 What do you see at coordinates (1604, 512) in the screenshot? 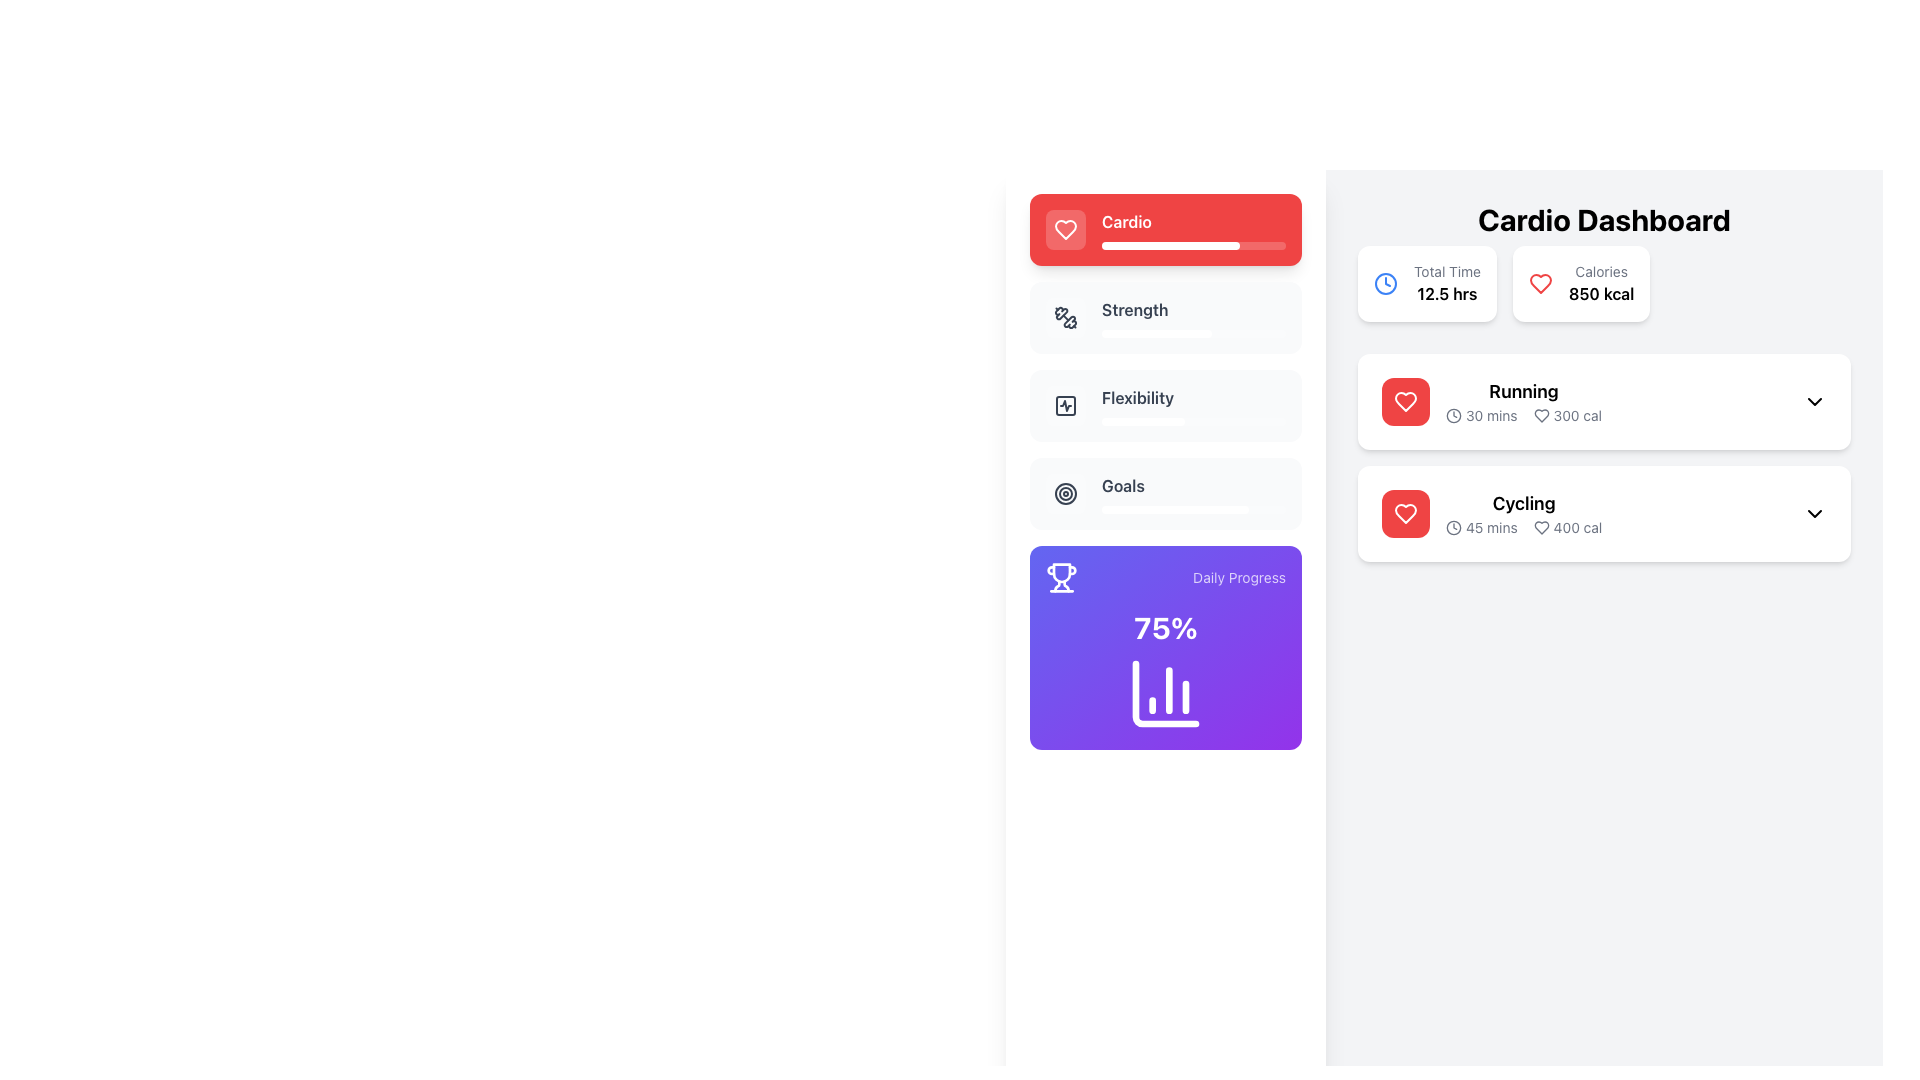
I see `the card component displaying 'Cycling'` at bounding box center [1604, 512].